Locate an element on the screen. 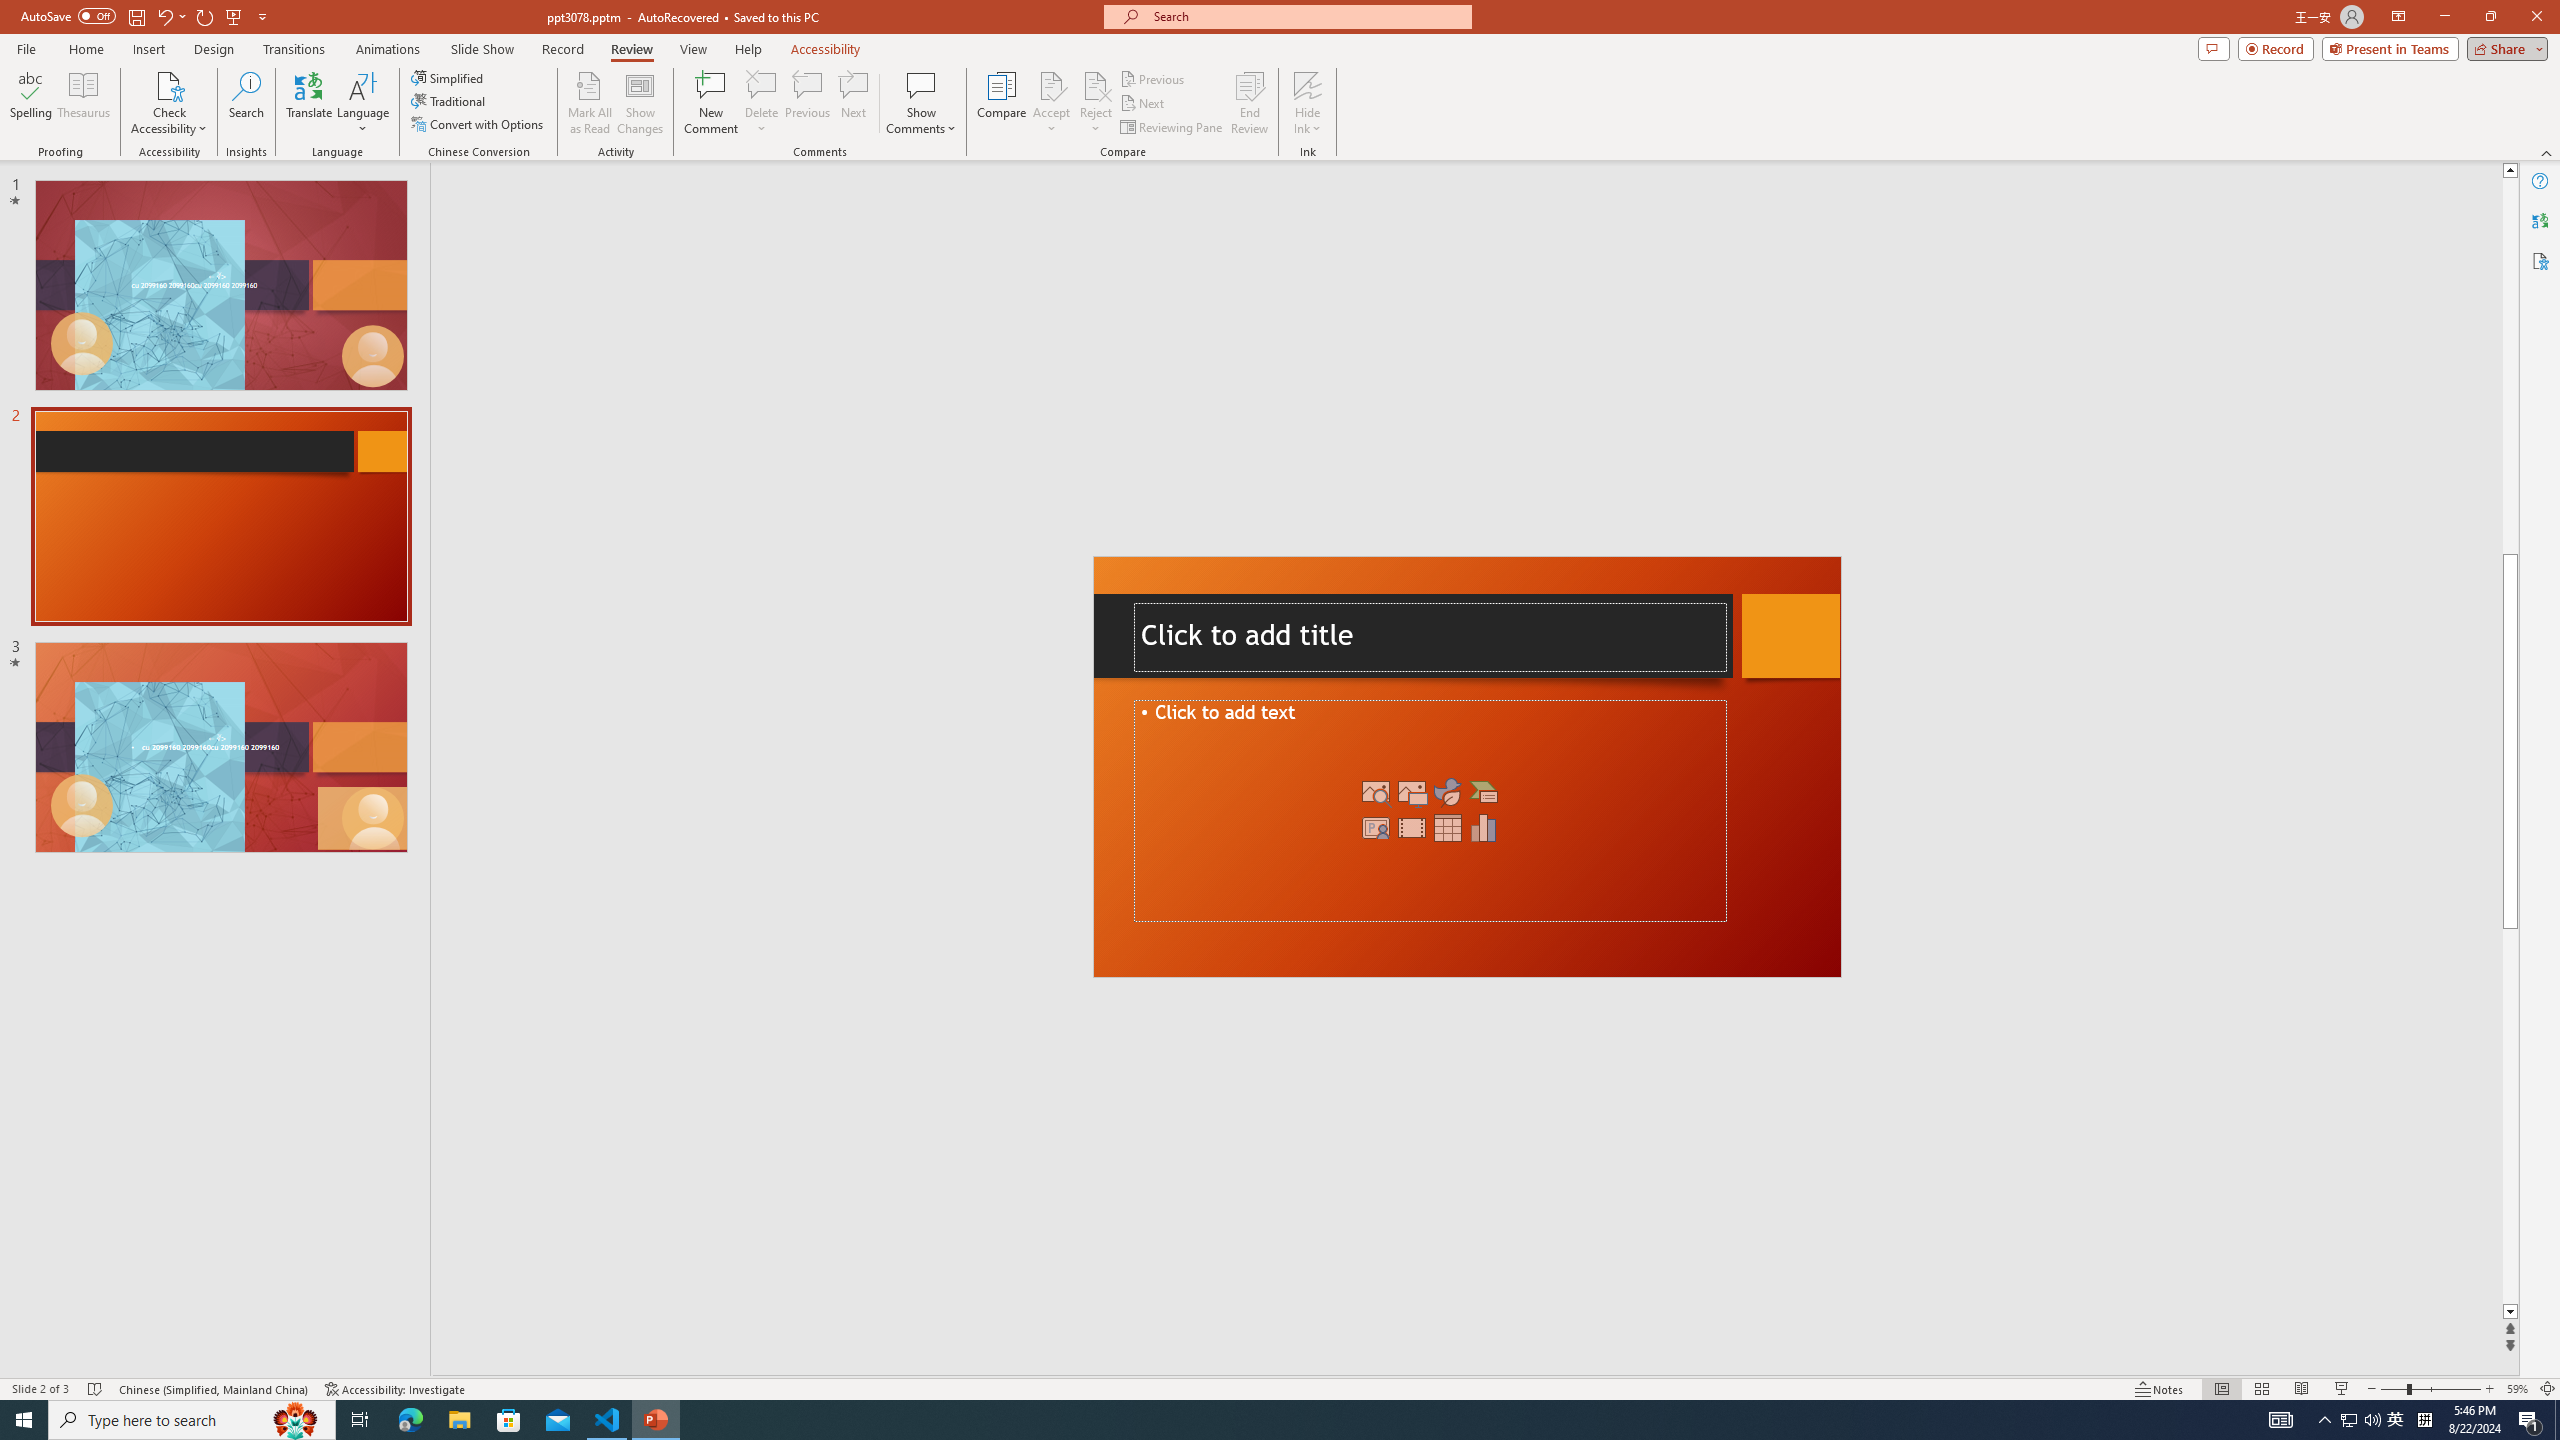 This screenshot has width=2560, height=1440. 'Accept Change' is located at coordinates (1051, 84).